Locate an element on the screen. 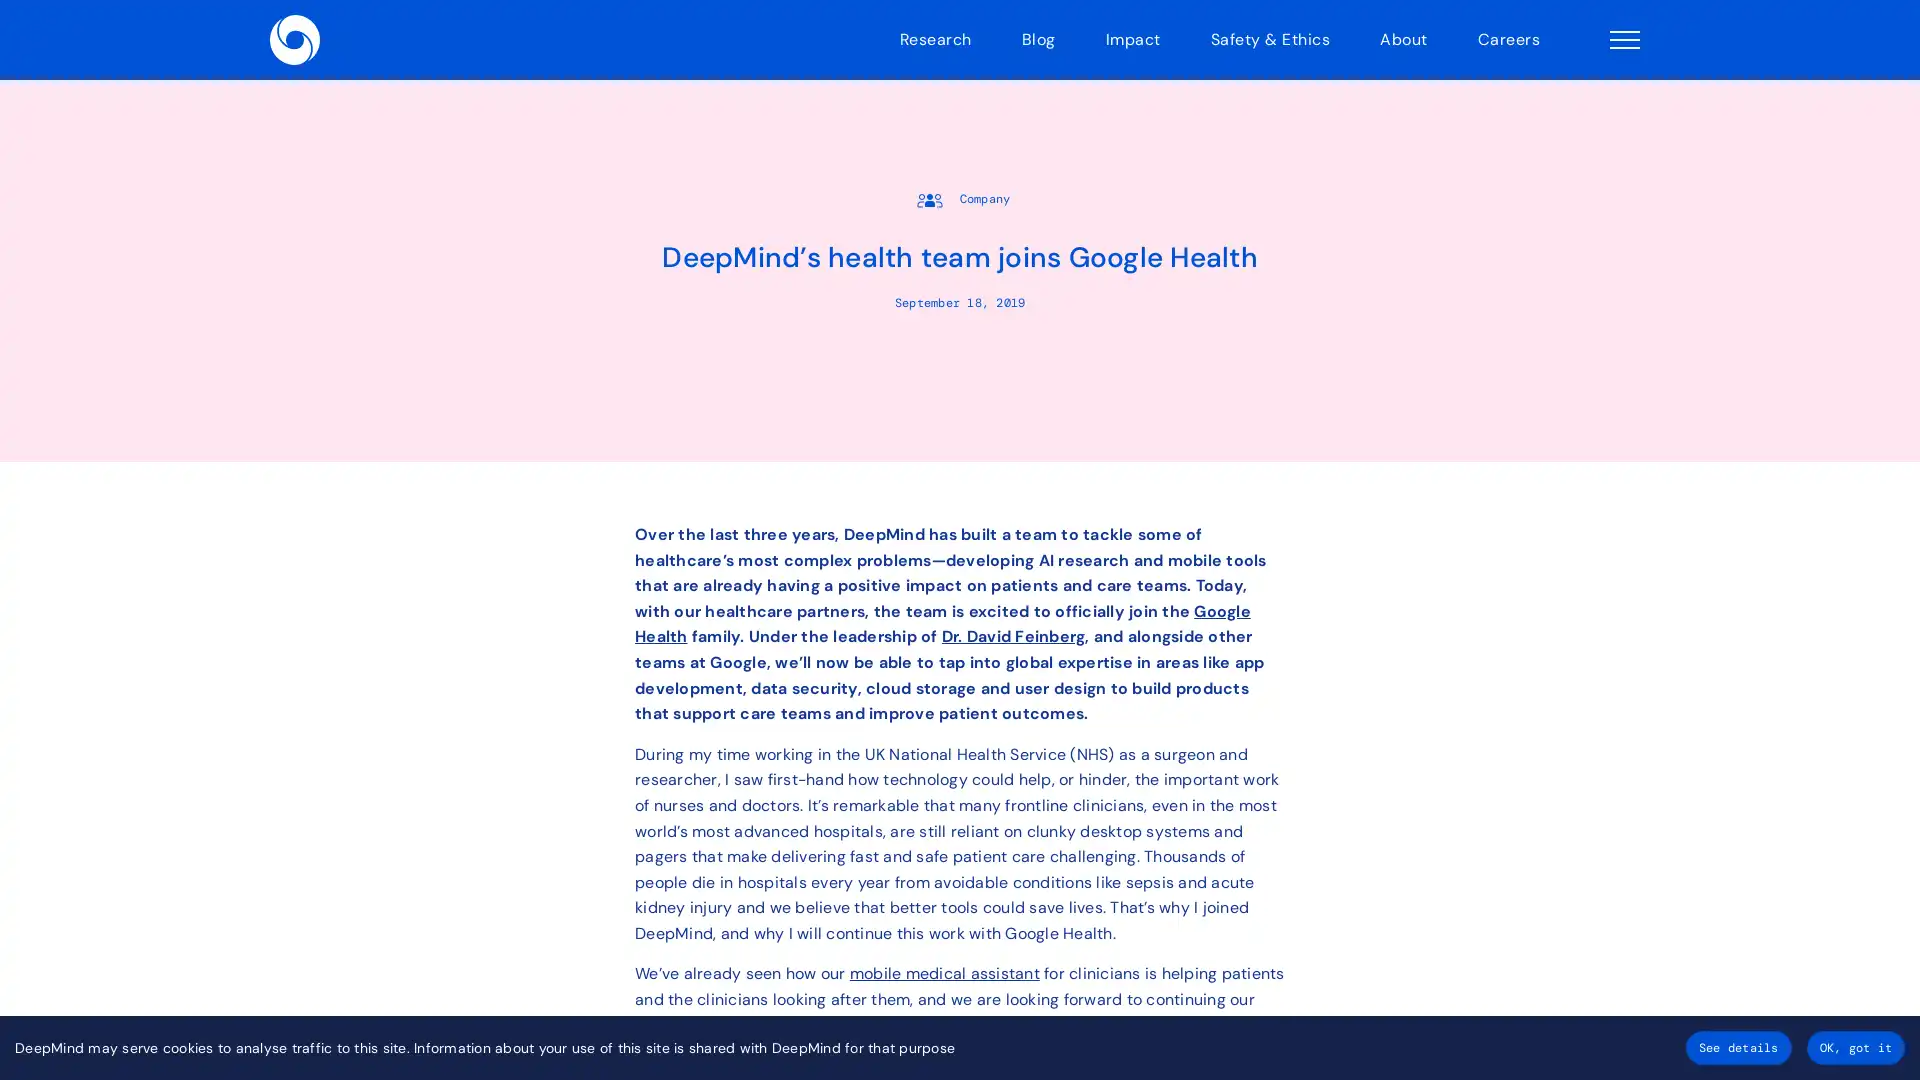 The width and height of the screenshot is (1920, 1080). OK, got it is located at coordinates (1854, 1047).